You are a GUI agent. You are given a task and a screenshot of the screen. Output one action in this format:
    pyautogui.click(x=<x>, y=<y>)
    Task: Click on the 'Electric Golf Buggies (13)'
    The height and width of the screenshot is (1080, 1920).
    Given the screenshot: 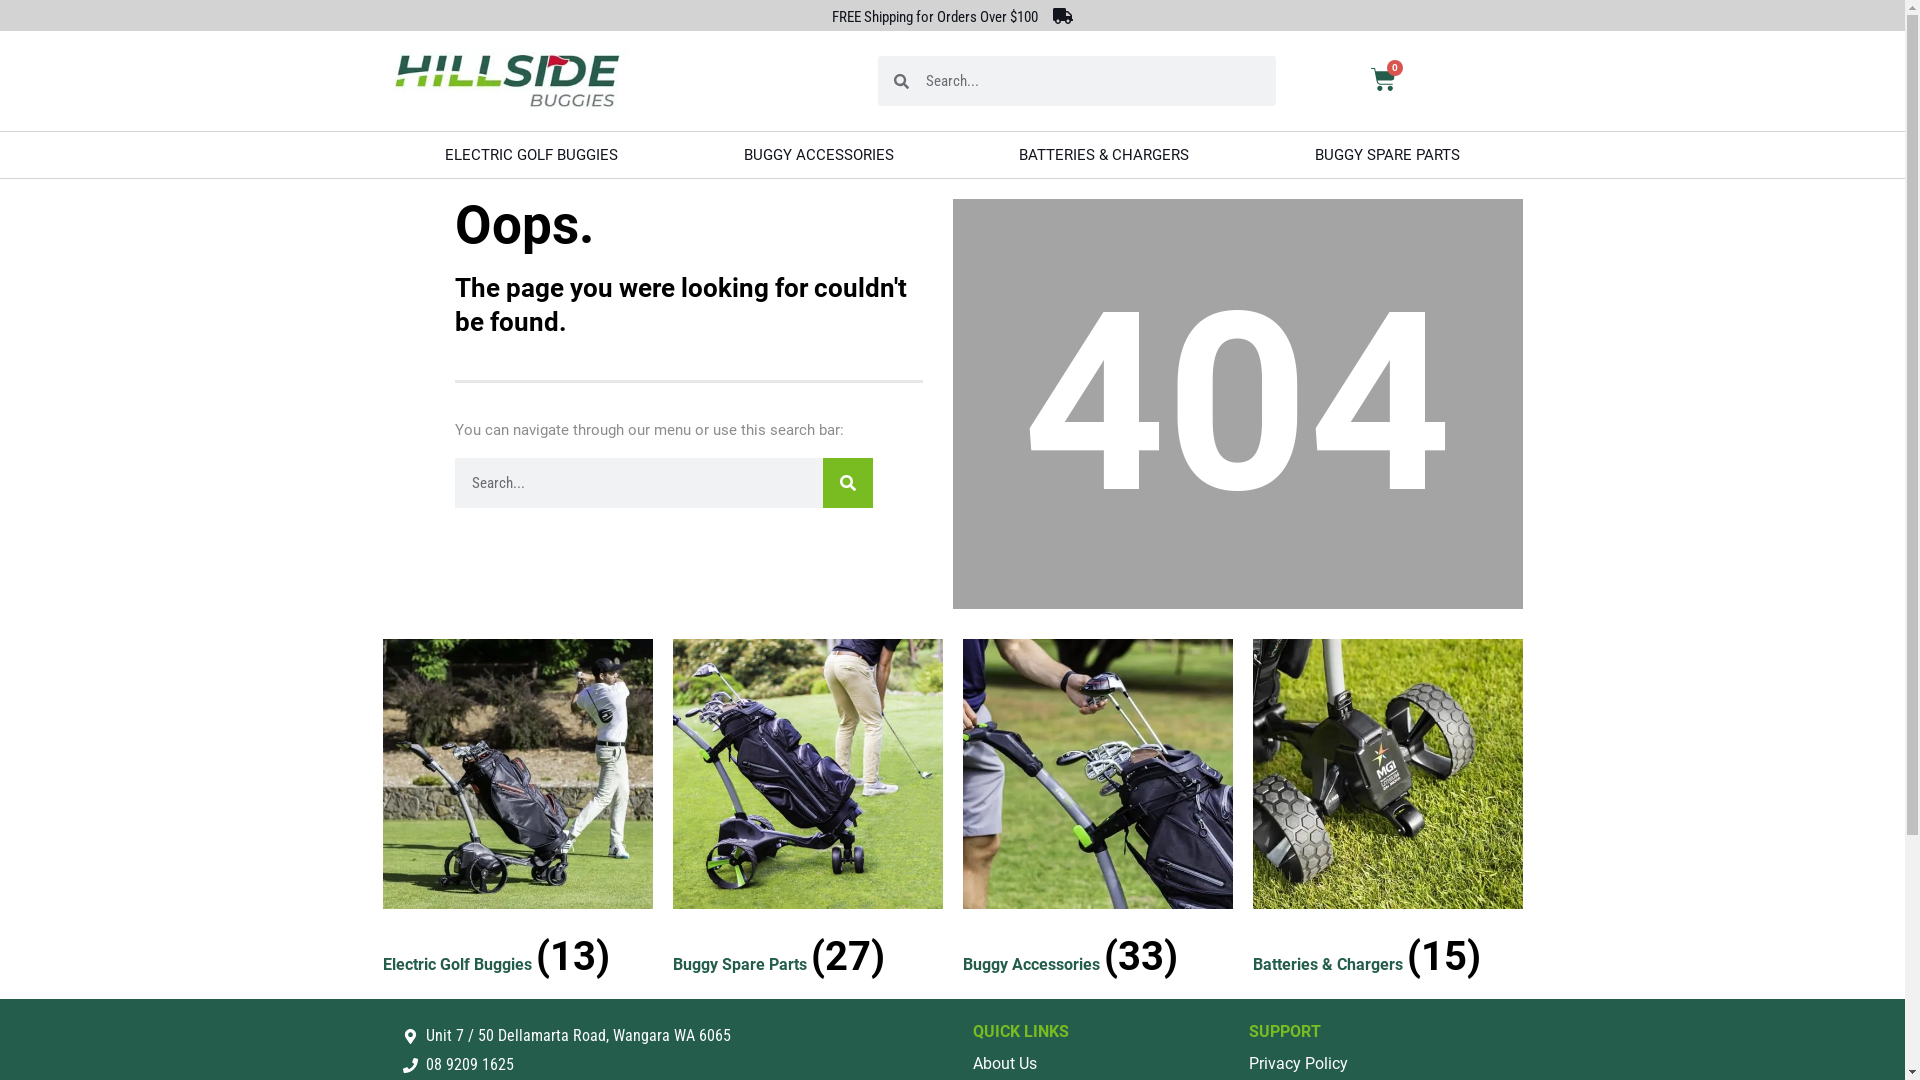 What is the action you would take?
    pyautogui.click(x=517, y=813)
    